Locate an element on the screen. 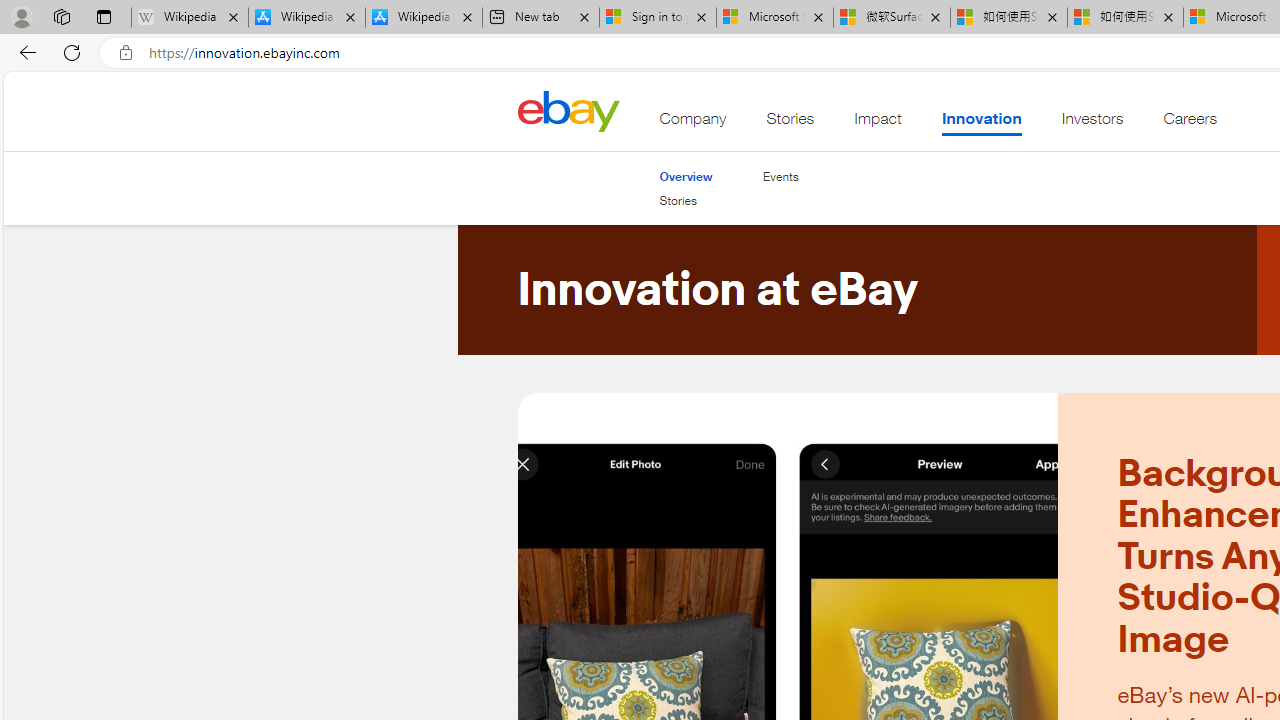 The image size is (1280, 720). 'Innovation' is located at coordinates (981, 123).